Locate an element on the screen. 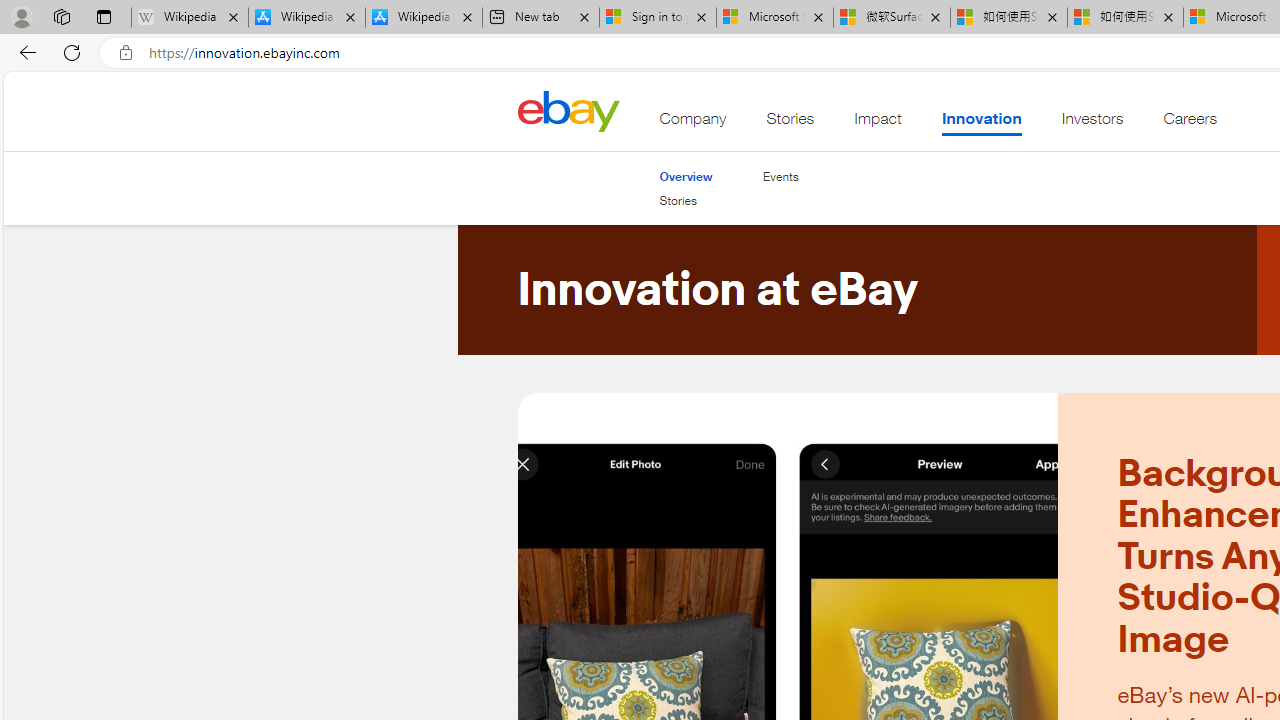 The image size is (1280, 720). 'Innovation' is located at coordinates (981, 123).